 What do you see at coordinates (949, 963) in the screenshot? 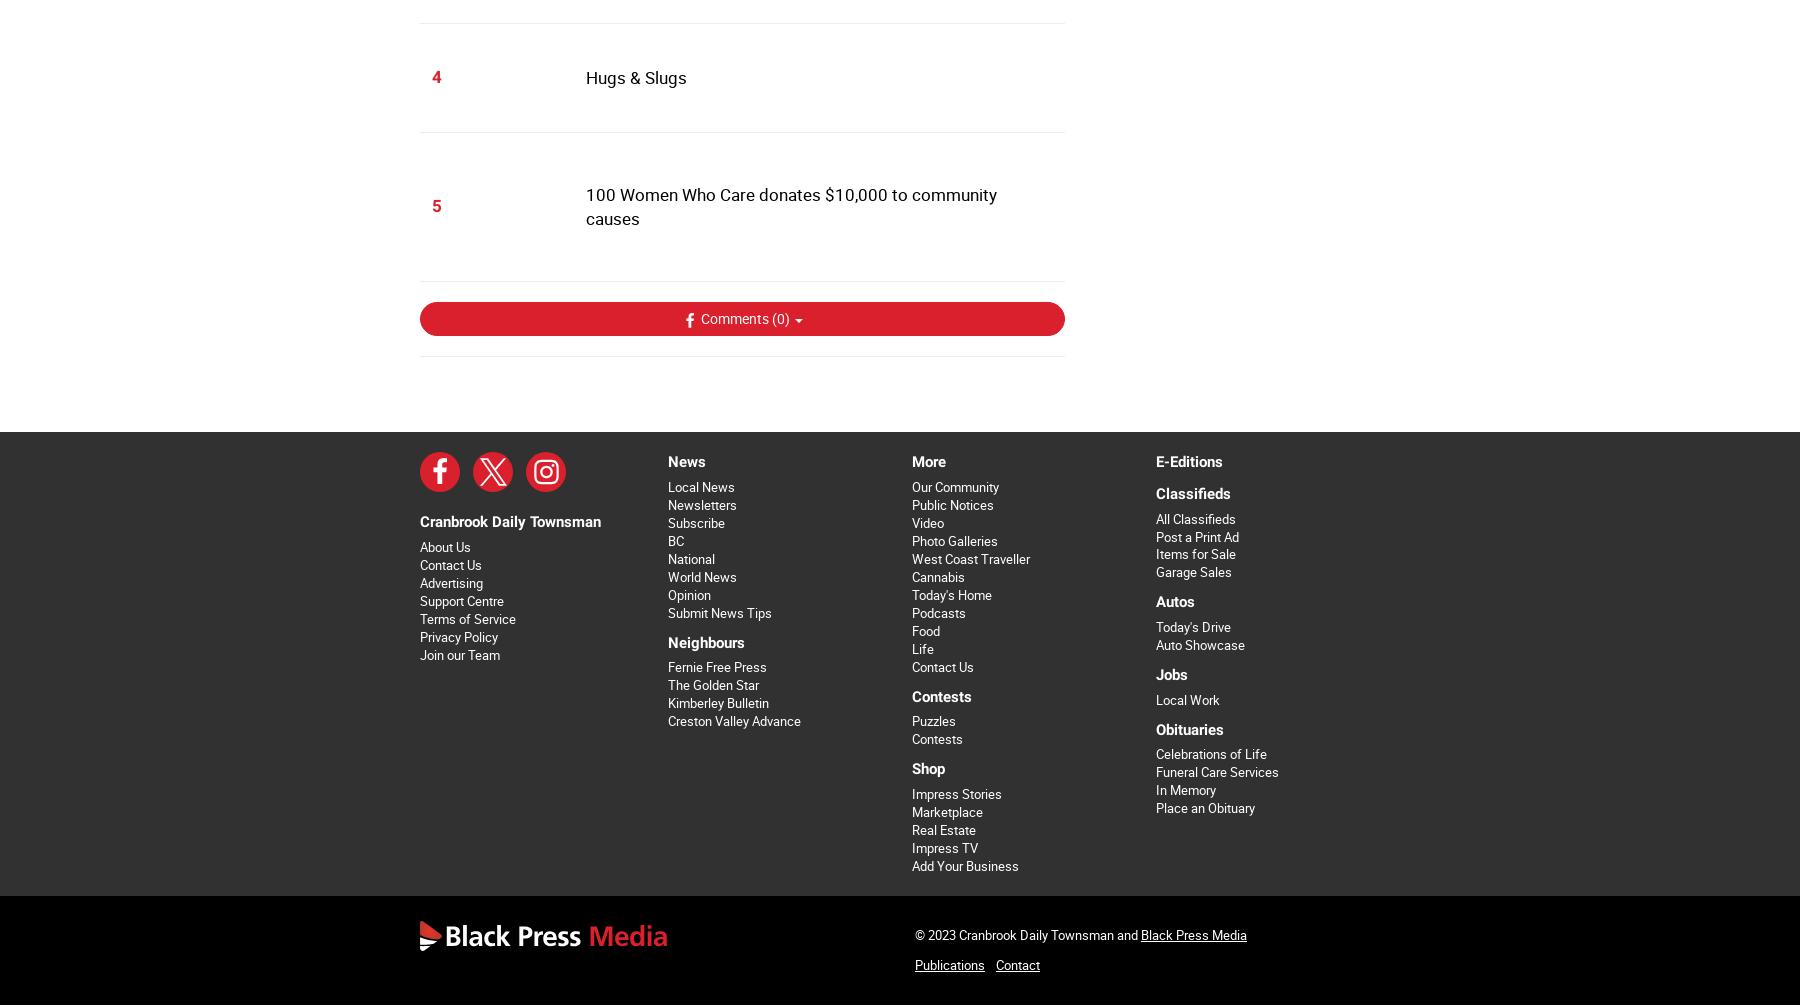
I see `'Publications'` at bounding box center [949, 963].